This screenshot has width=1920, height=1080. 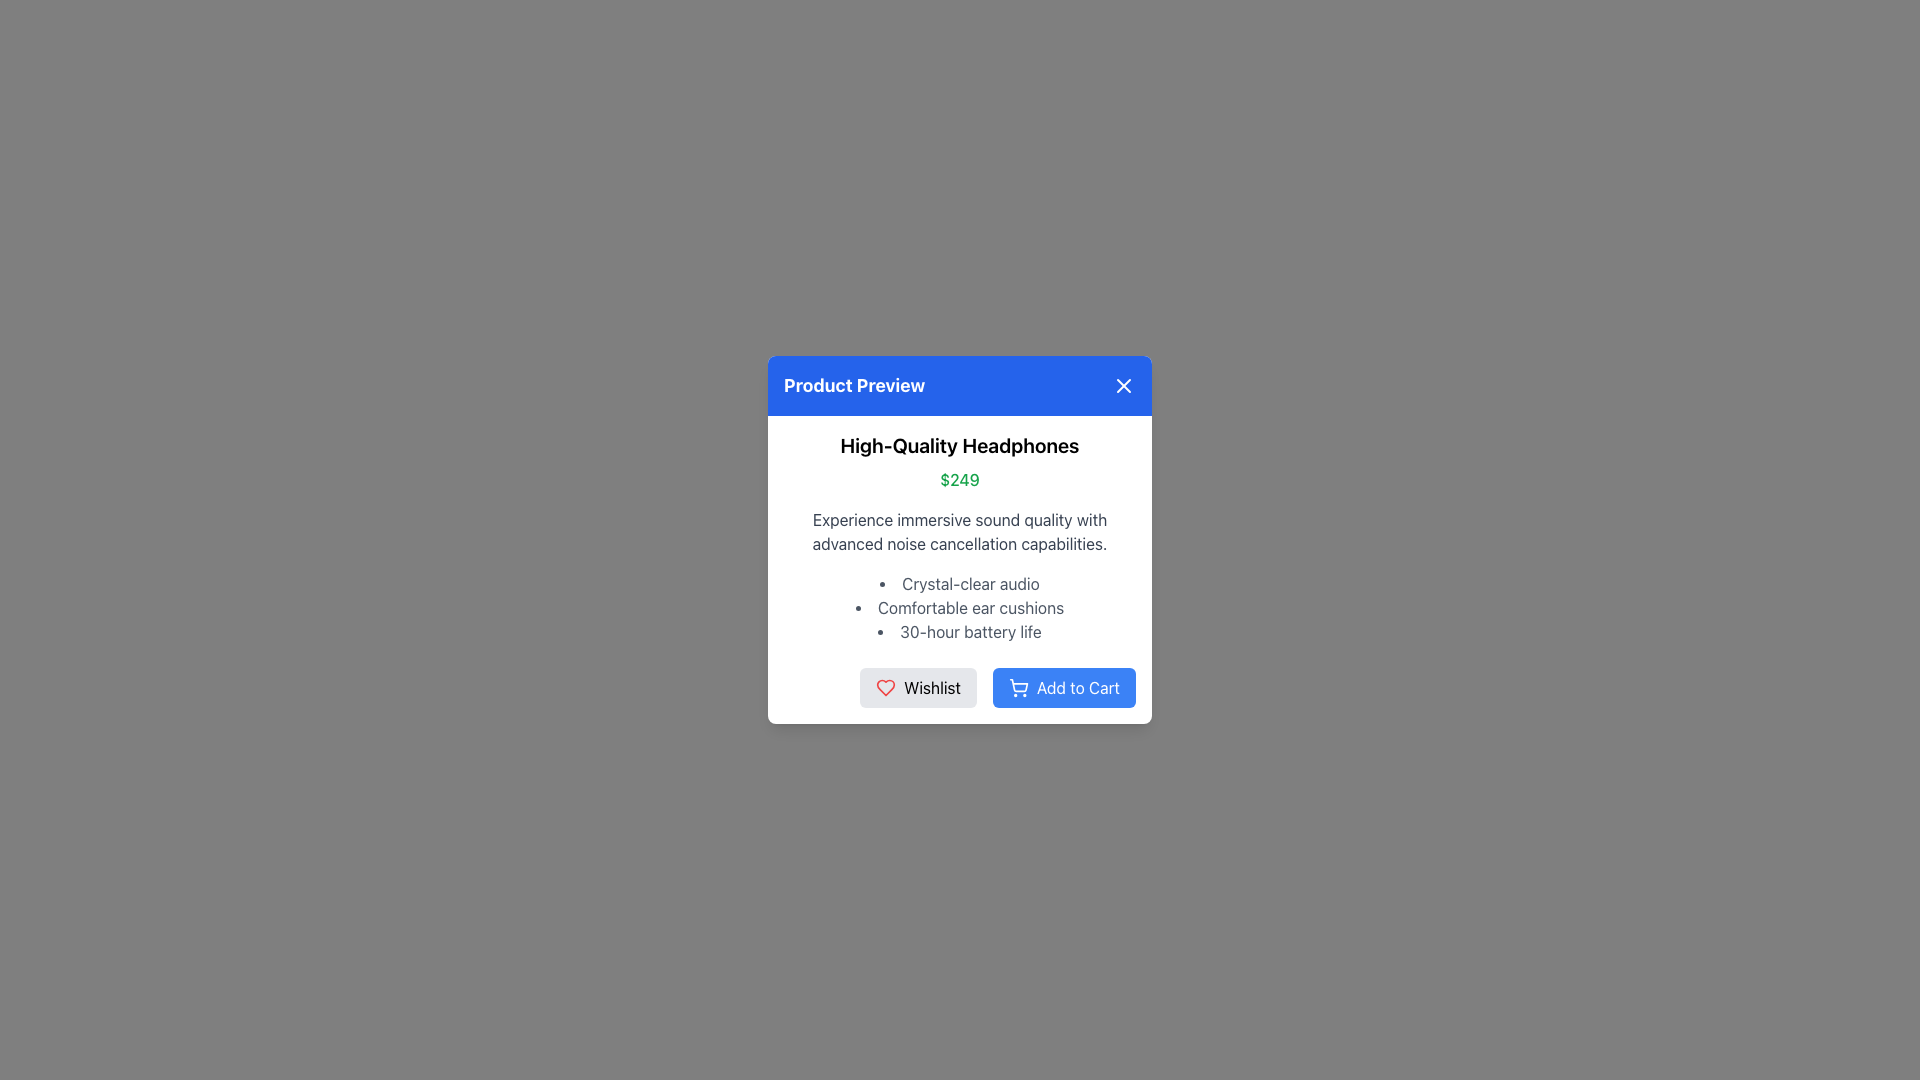 What do you see at coordinates (1018, 686) in the screenshot?
I see `the 'Add to Cart' icon located to the left of the 'Add to Cart' label text in the lower-right section of the modal window` at bounding box center [1018, 686].